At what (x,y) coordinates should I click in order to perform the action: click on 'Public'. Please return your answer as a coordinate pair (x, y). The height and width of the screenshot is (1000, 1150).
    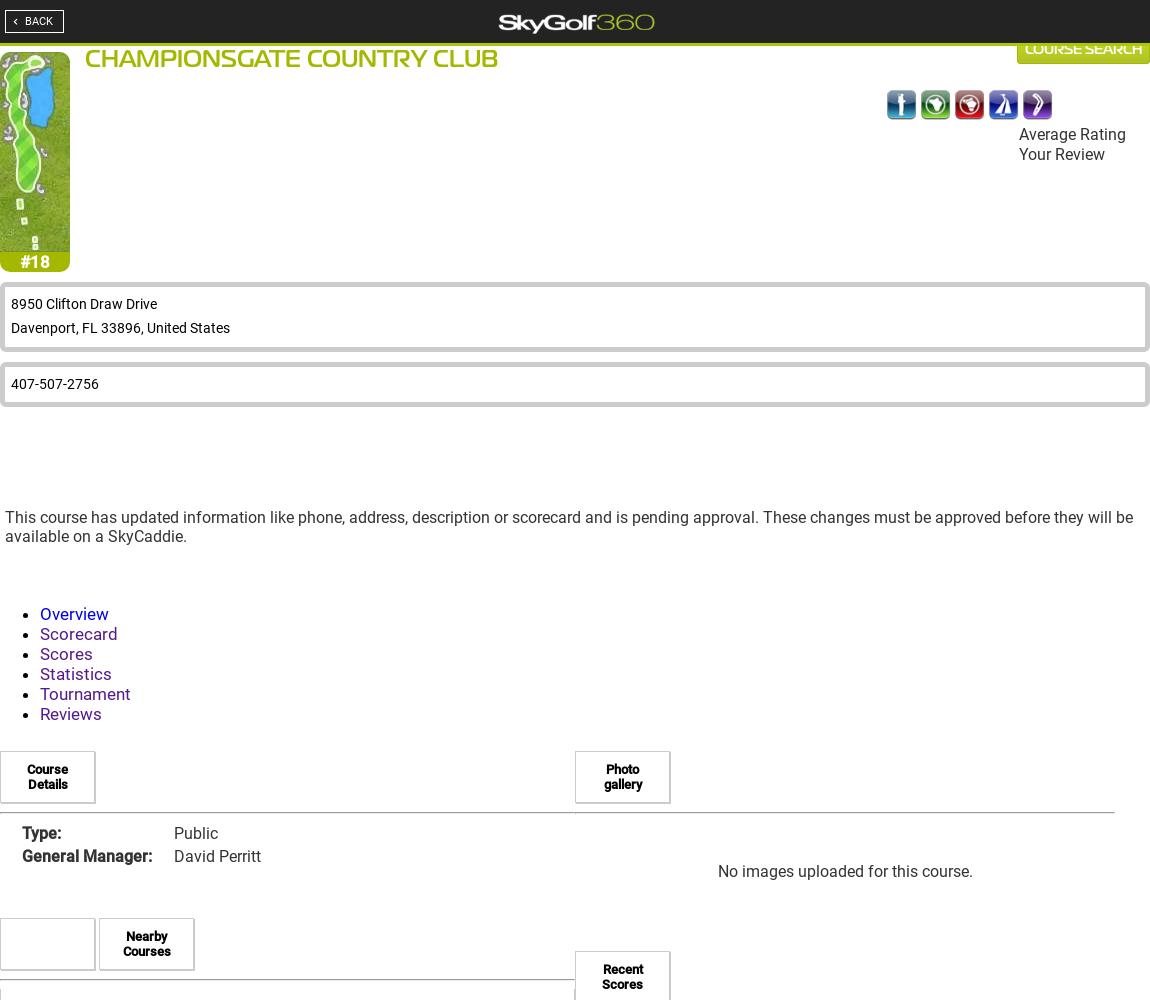
    Looking at the image, I should click on (194, 832).